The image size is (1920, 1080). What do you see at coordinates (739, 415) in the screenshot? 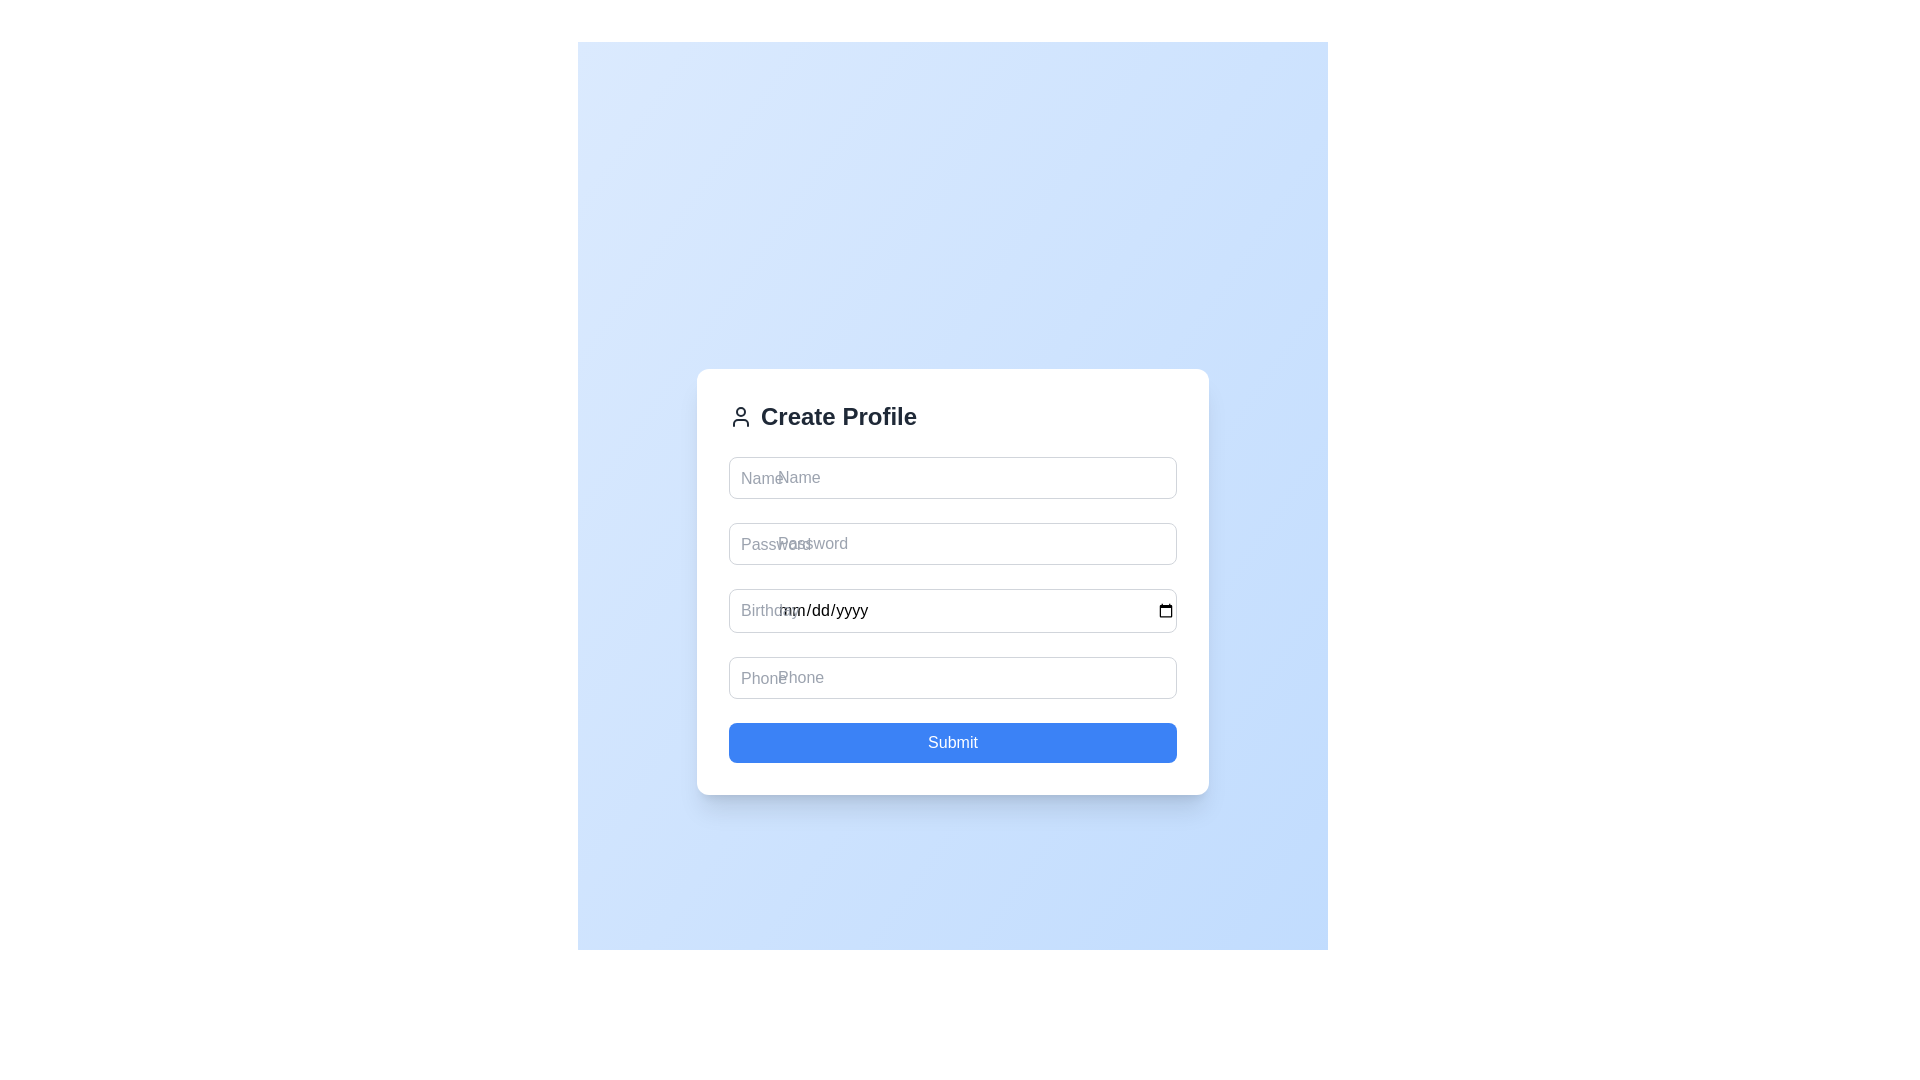
I see `the user icon located to the left of the 'Create Profile' text in the header section of the form` at bounding box center [739, 415].